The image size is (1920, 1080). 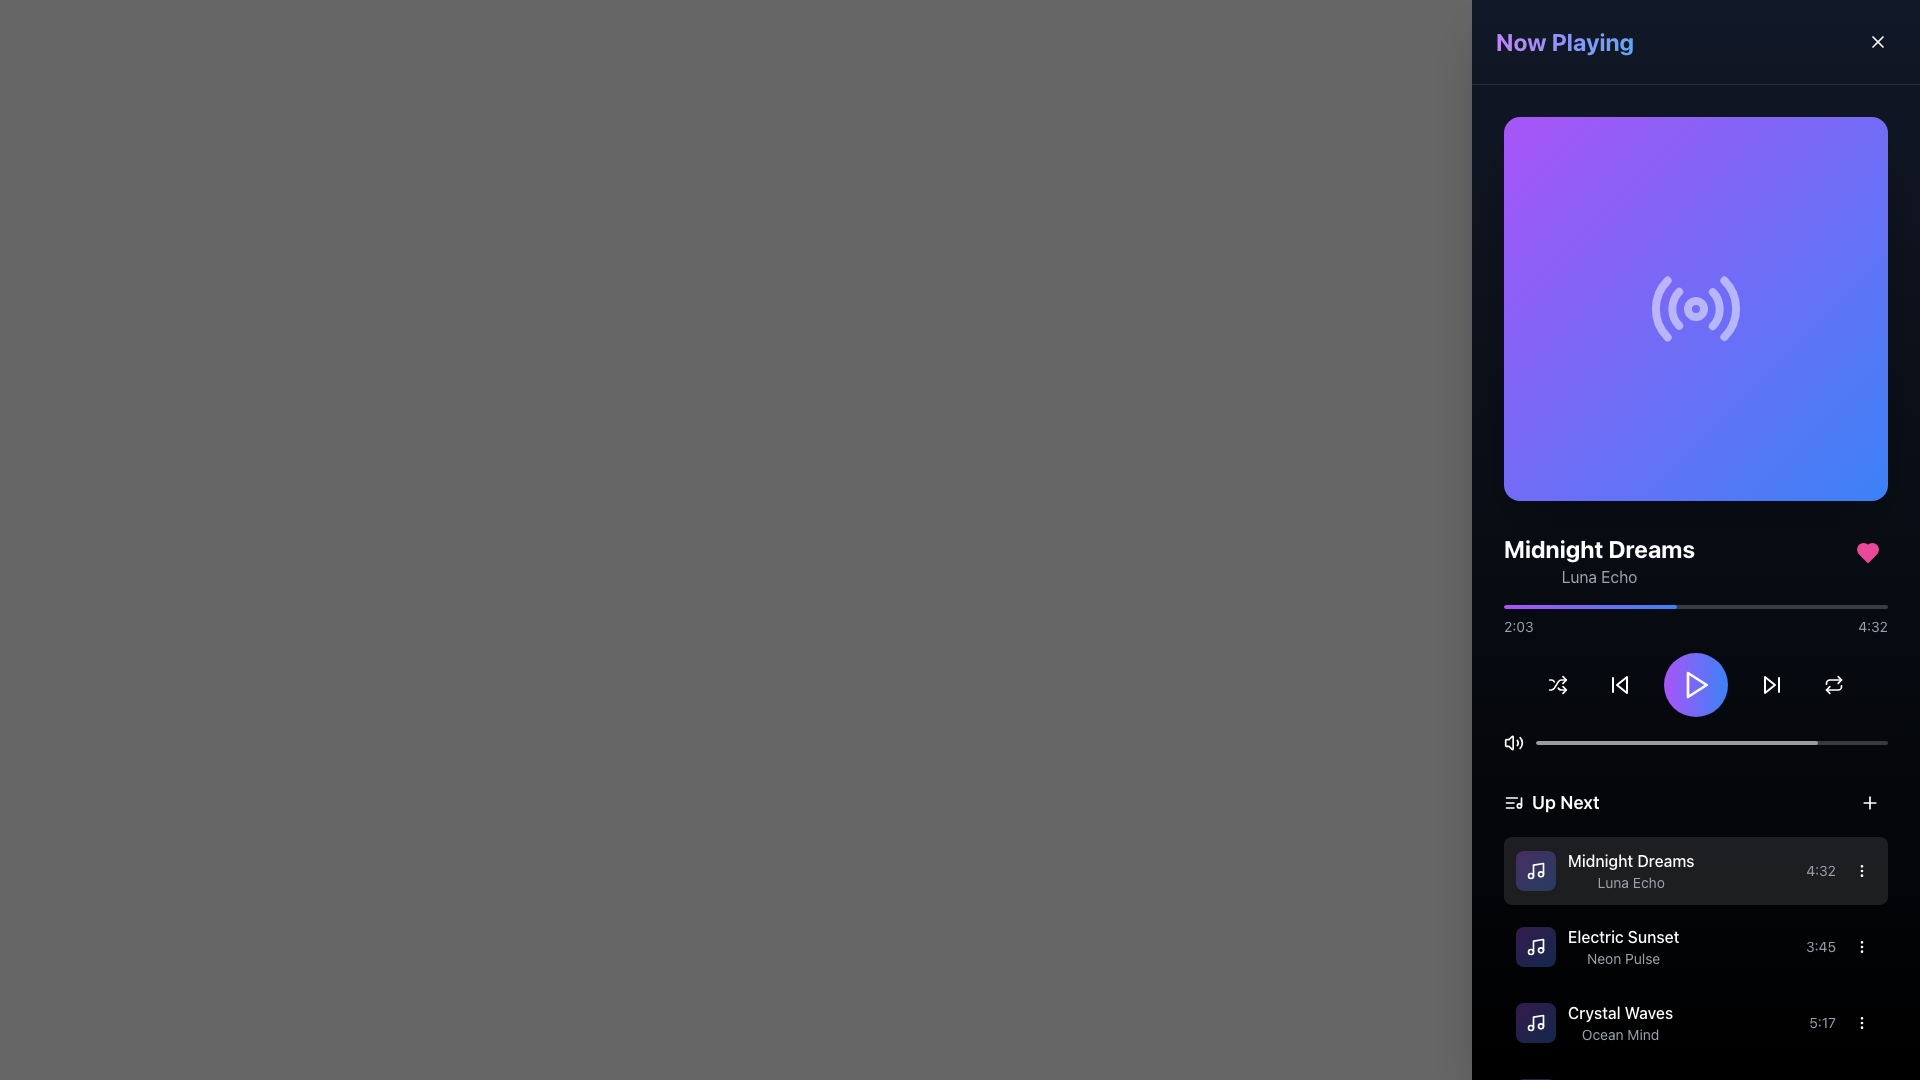 I want to click on the Text Label that serves as the title of the track in the 'Up Next' section, located below 'Electric Sunset' and above 'Ocean Mind', so click(x=1620, y=1013).